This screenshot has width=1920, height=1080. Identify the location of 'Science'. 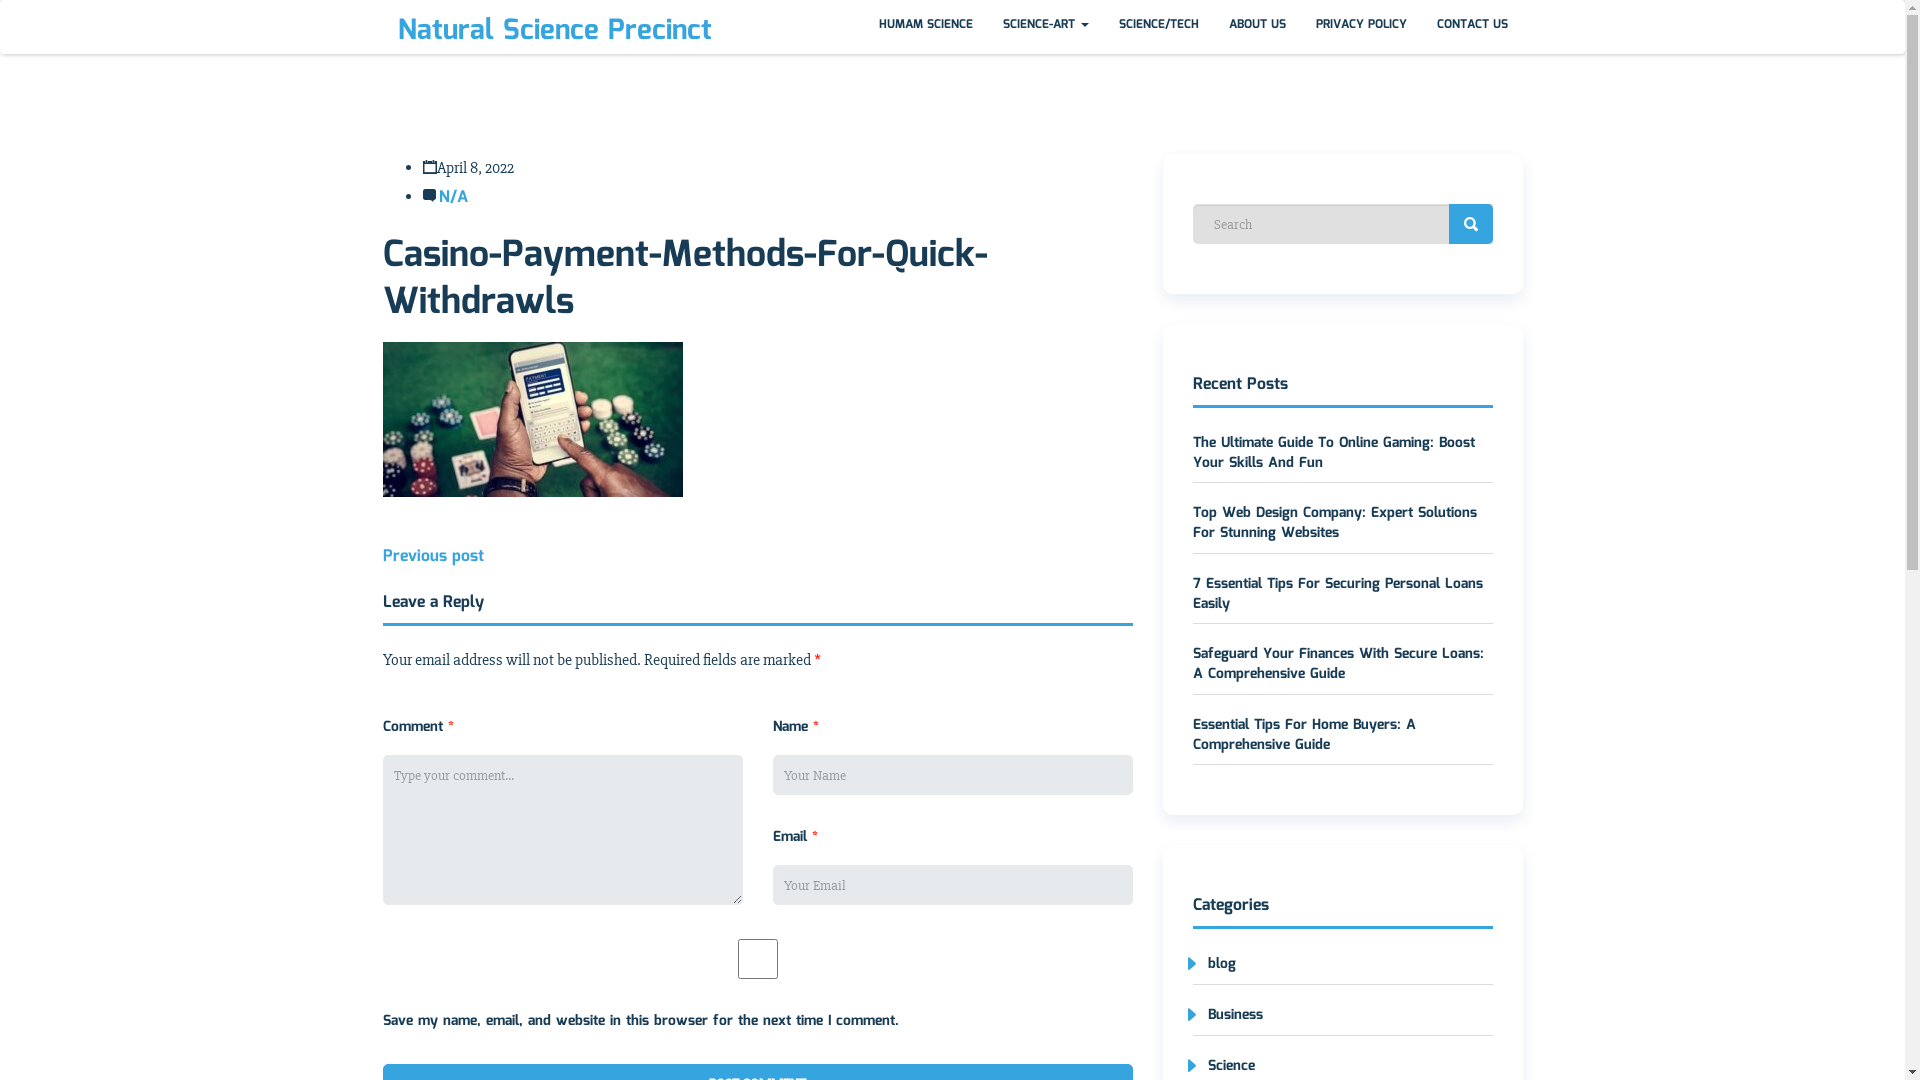
(1222, 1064).